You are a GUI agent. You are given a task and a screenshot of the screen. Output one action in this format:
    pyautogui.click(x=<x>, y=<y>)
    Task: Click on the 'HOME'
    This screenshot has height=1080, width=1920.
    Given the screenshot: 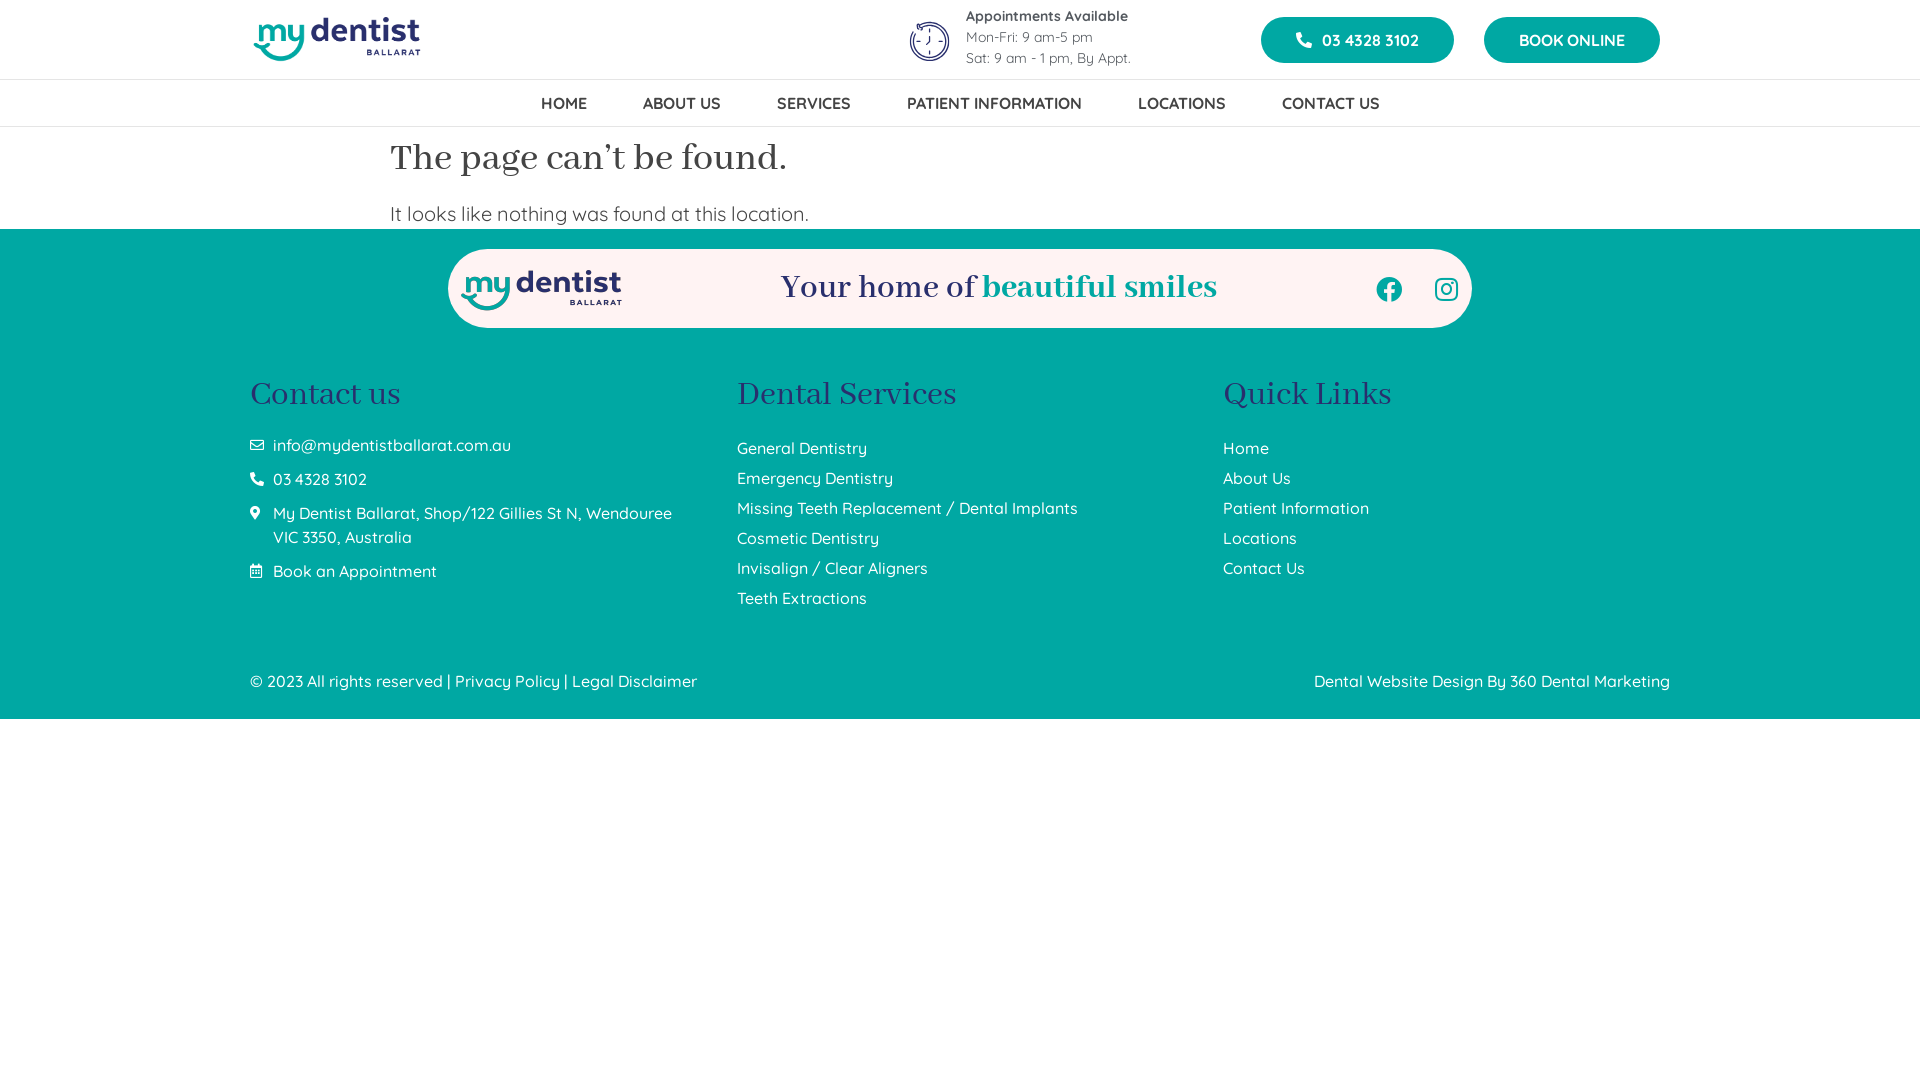 What is the action you would take?
    pyautogui.click(x=561, y=103)
    